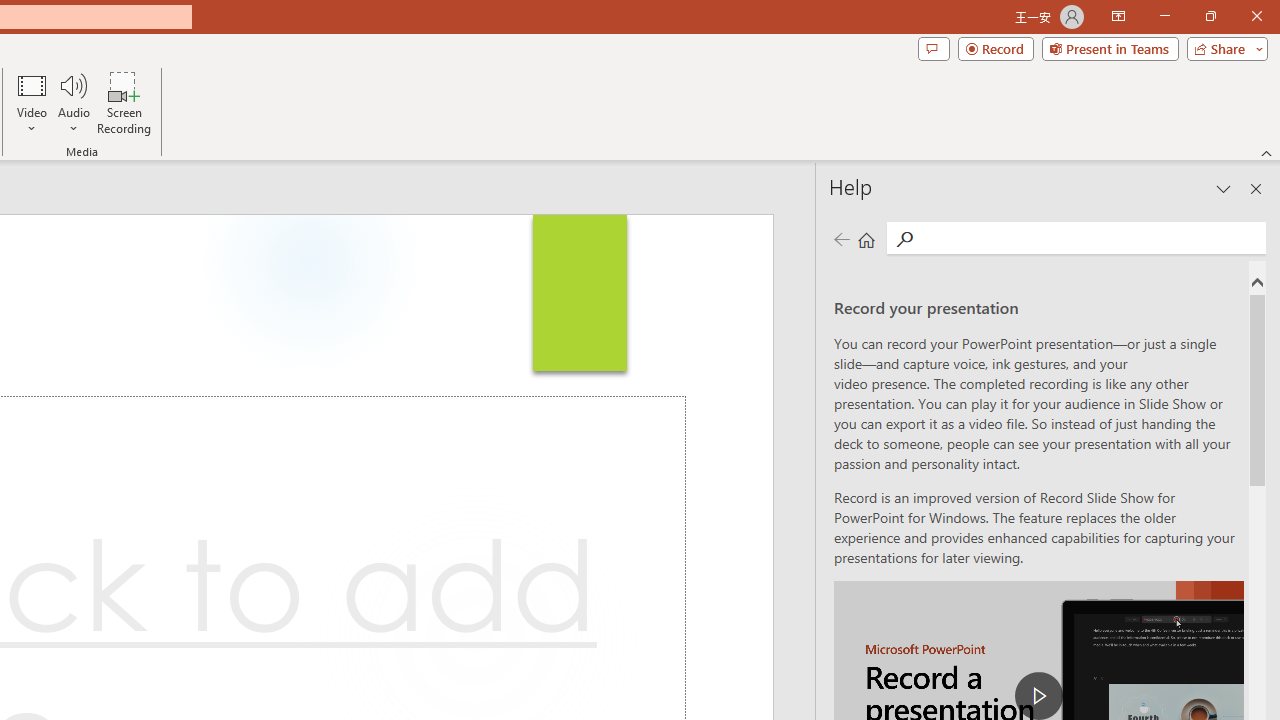  Describe the element at coordinates (1038, 694) in the screenshot. I see `'play Record a Presentation'` at that location.